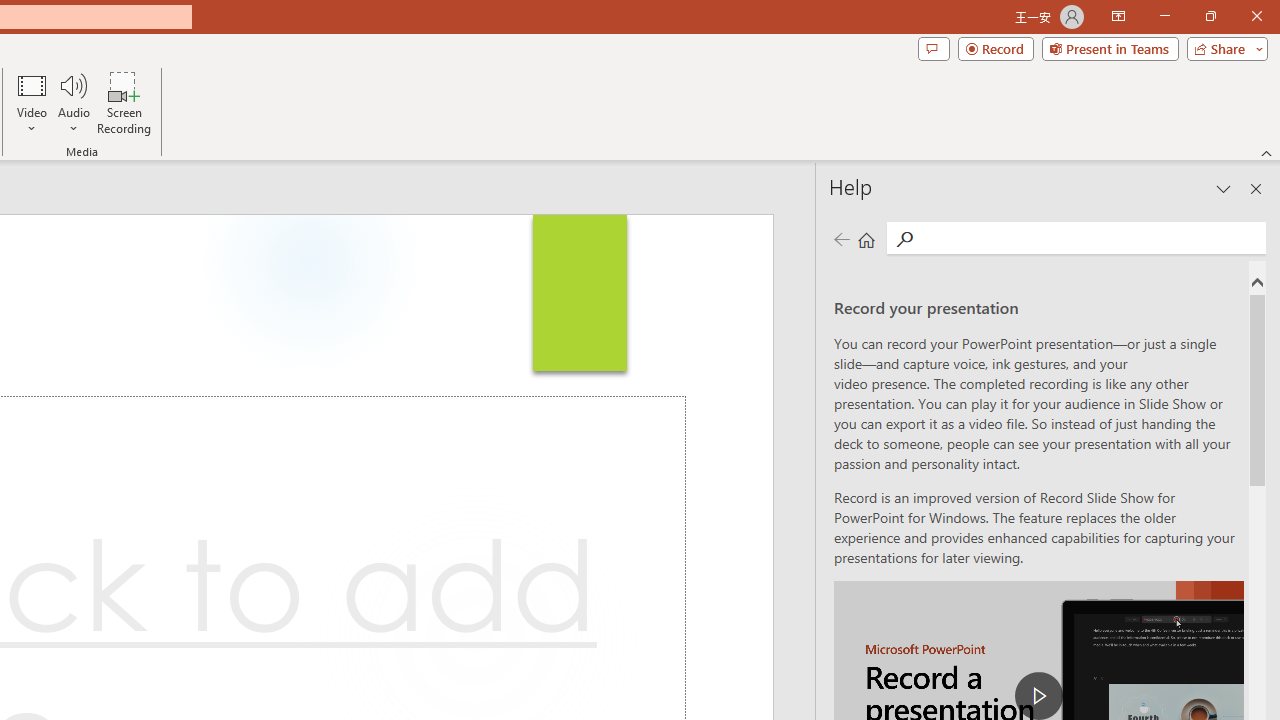  Describe the element at coordinates (1038, 694) in the screenshot. I see `'play Record a Presentation'` at that location.